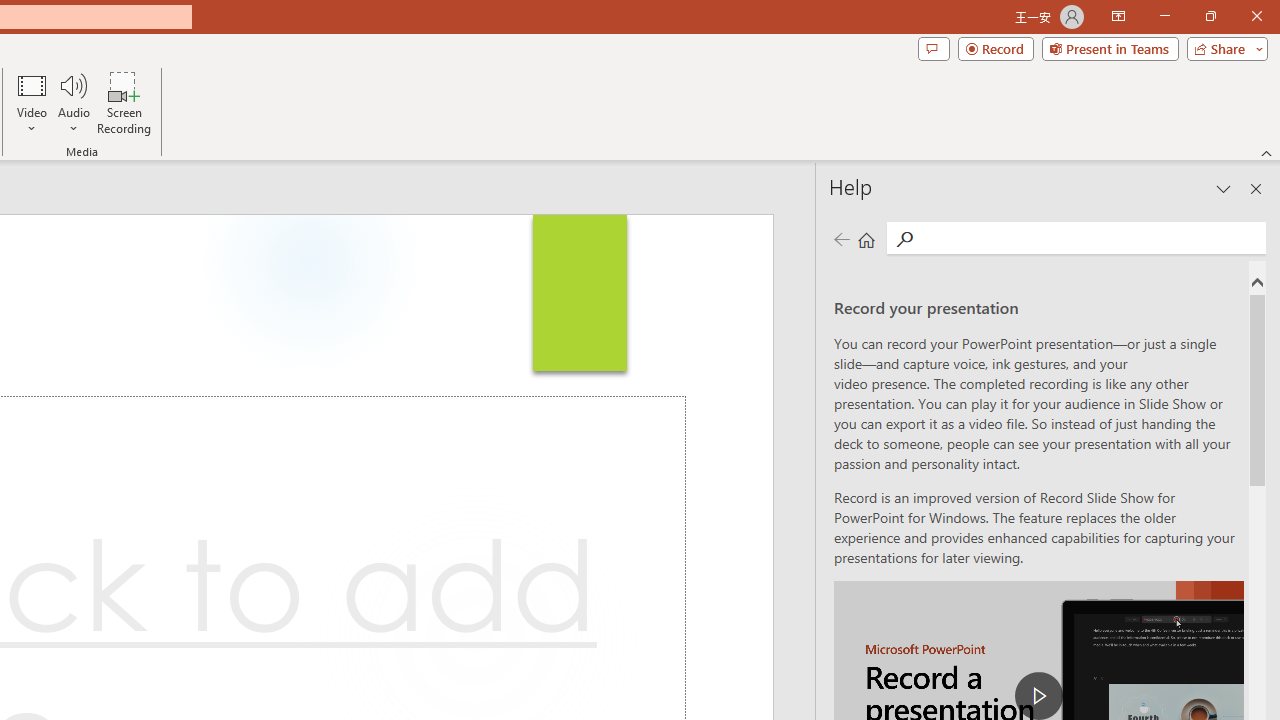  Describe the element at coordinates (1038, 694) in the screenshot. I see `'play Record a Presentation'` at that location.